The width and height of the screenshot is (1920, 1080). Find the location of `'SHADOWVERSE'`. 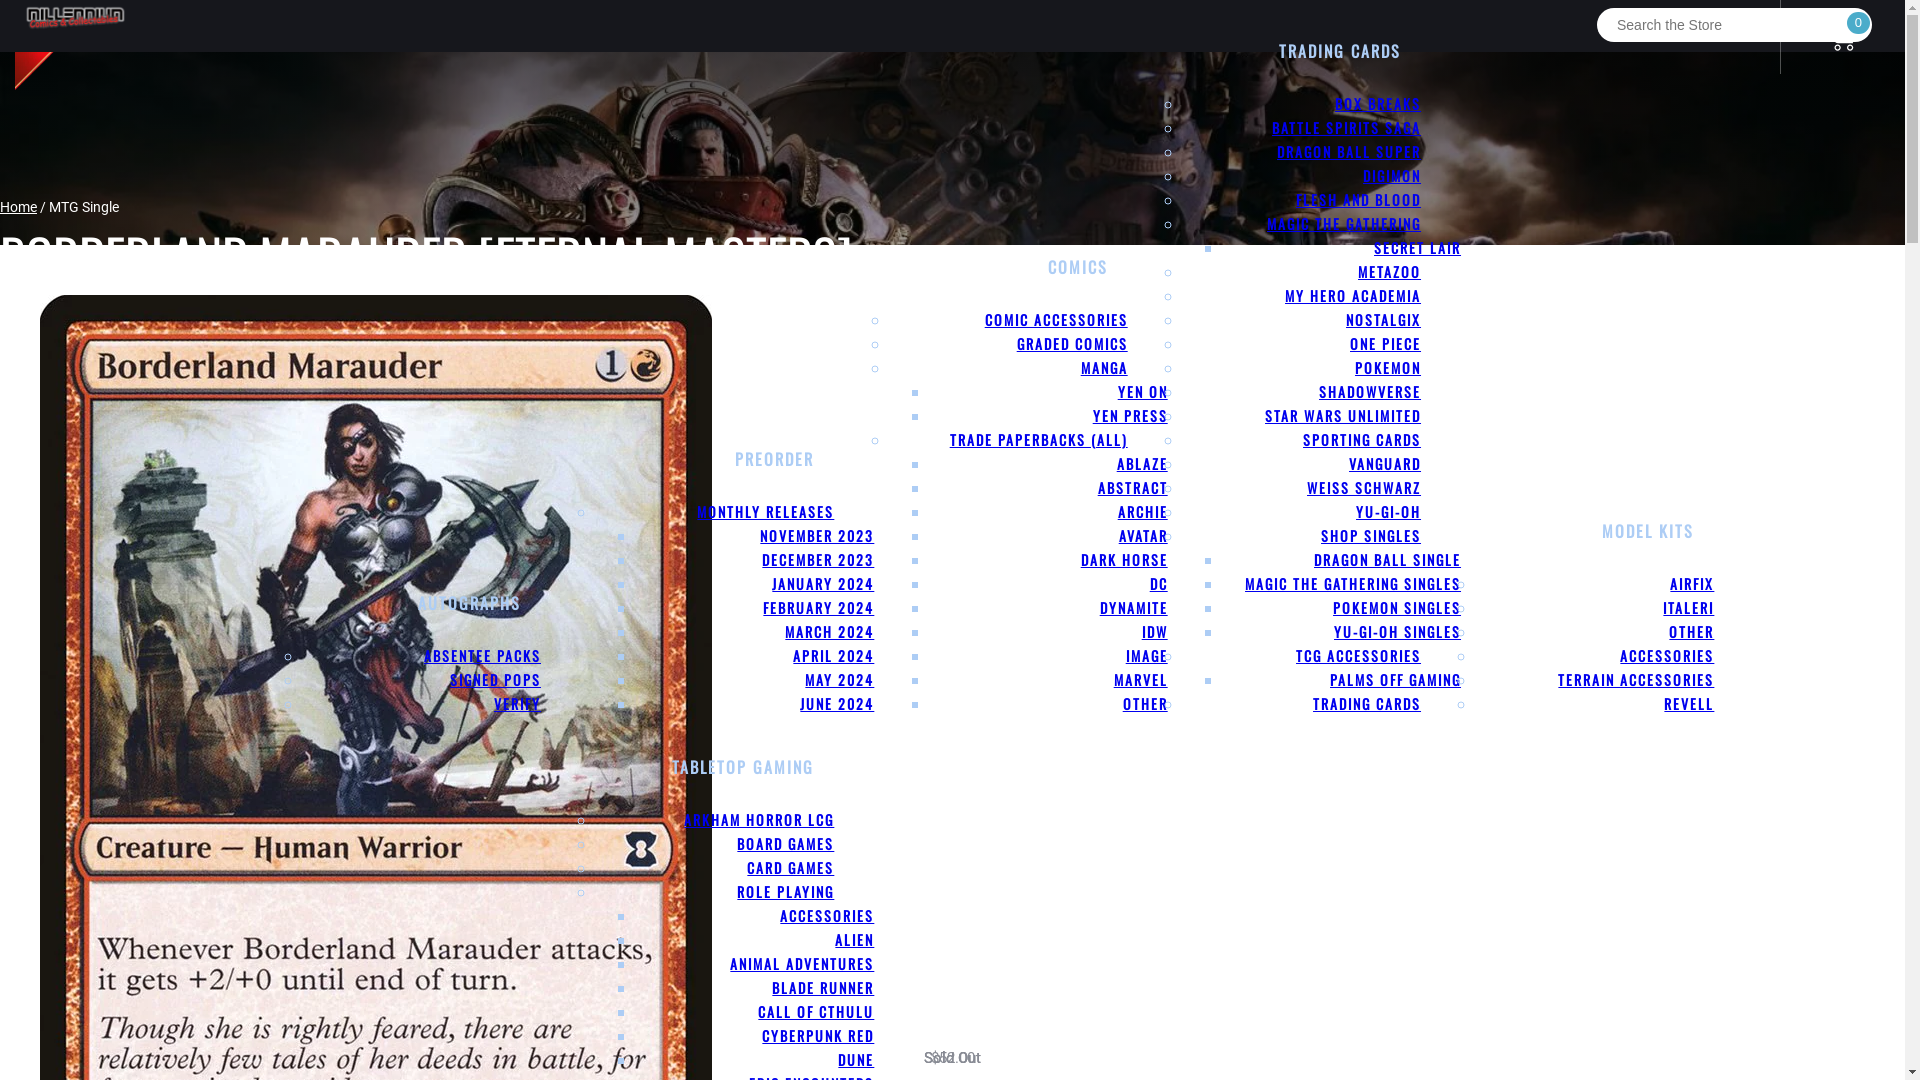

'SHADOWVERSE' is located at coordinates (1368, 391).